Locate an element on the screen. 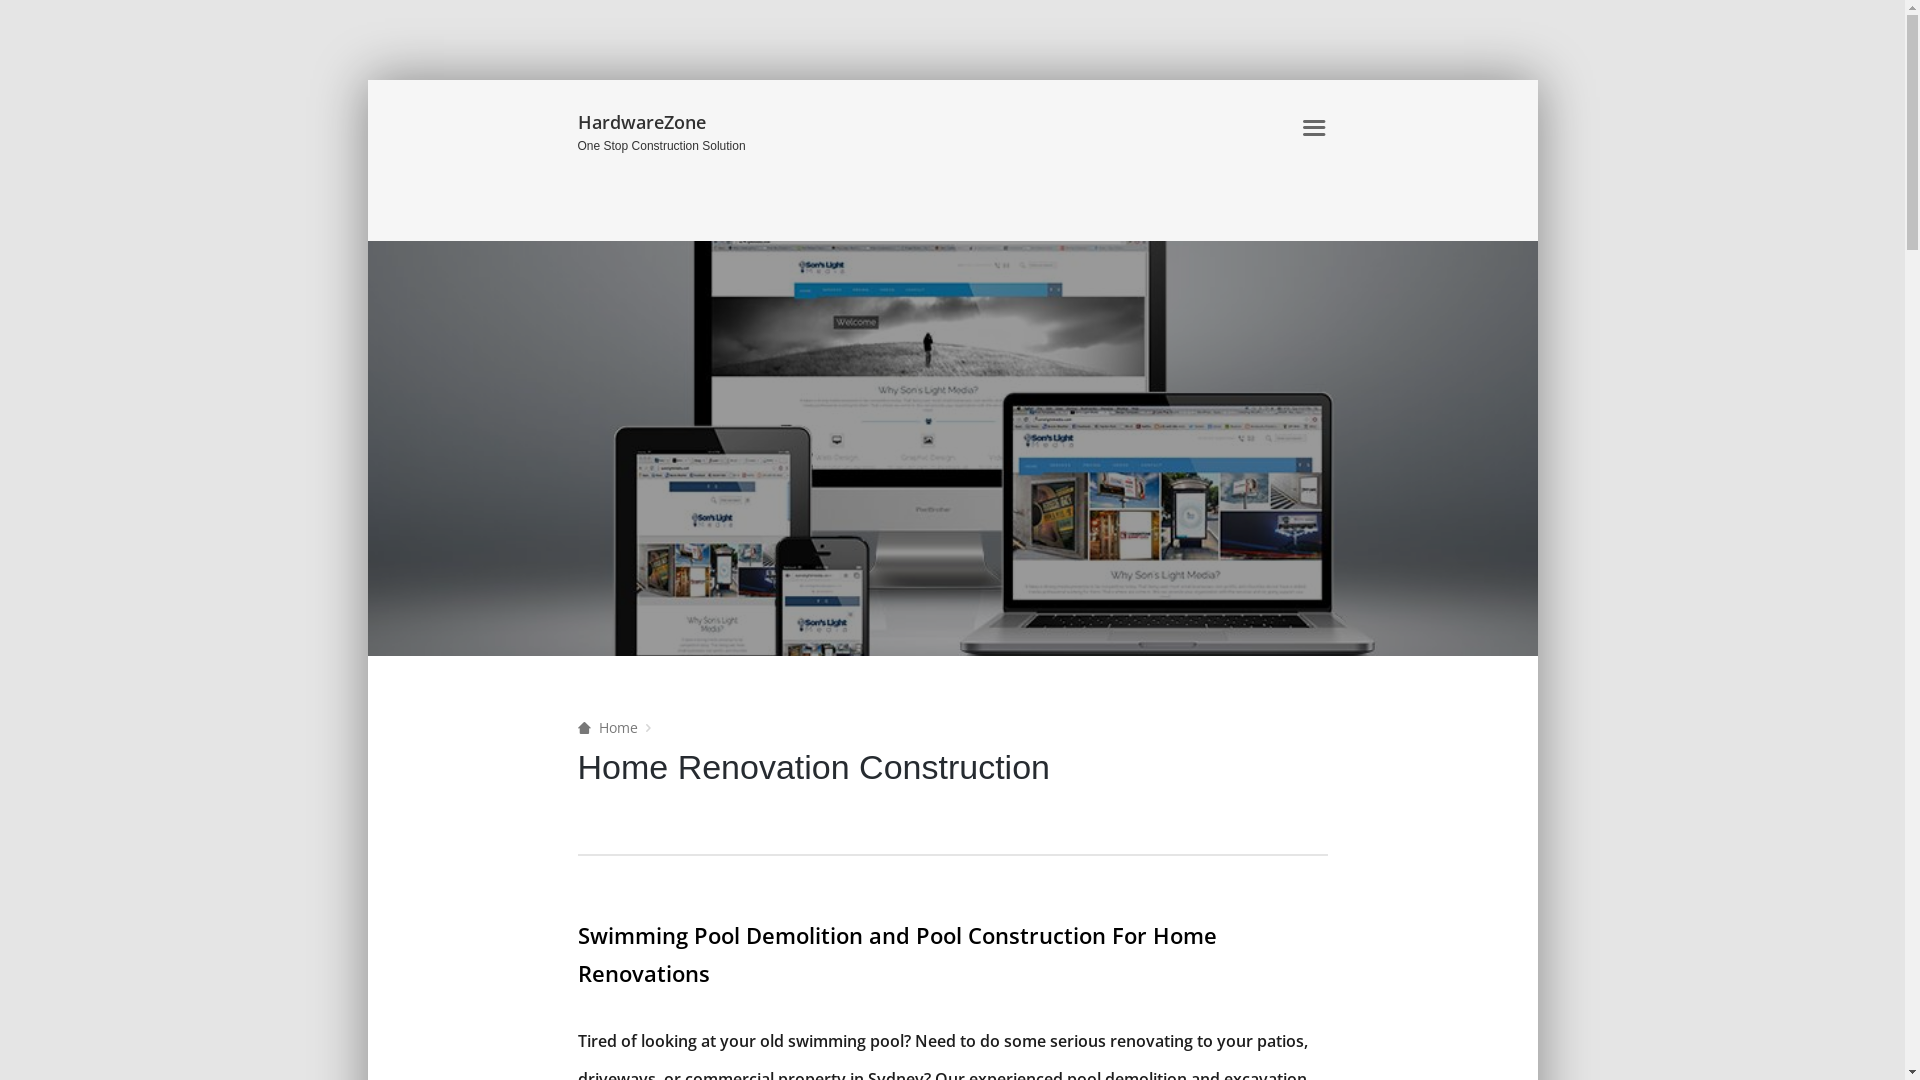 The image size is (1920, 1080). 'Home' is located at coordinates (607, 727).